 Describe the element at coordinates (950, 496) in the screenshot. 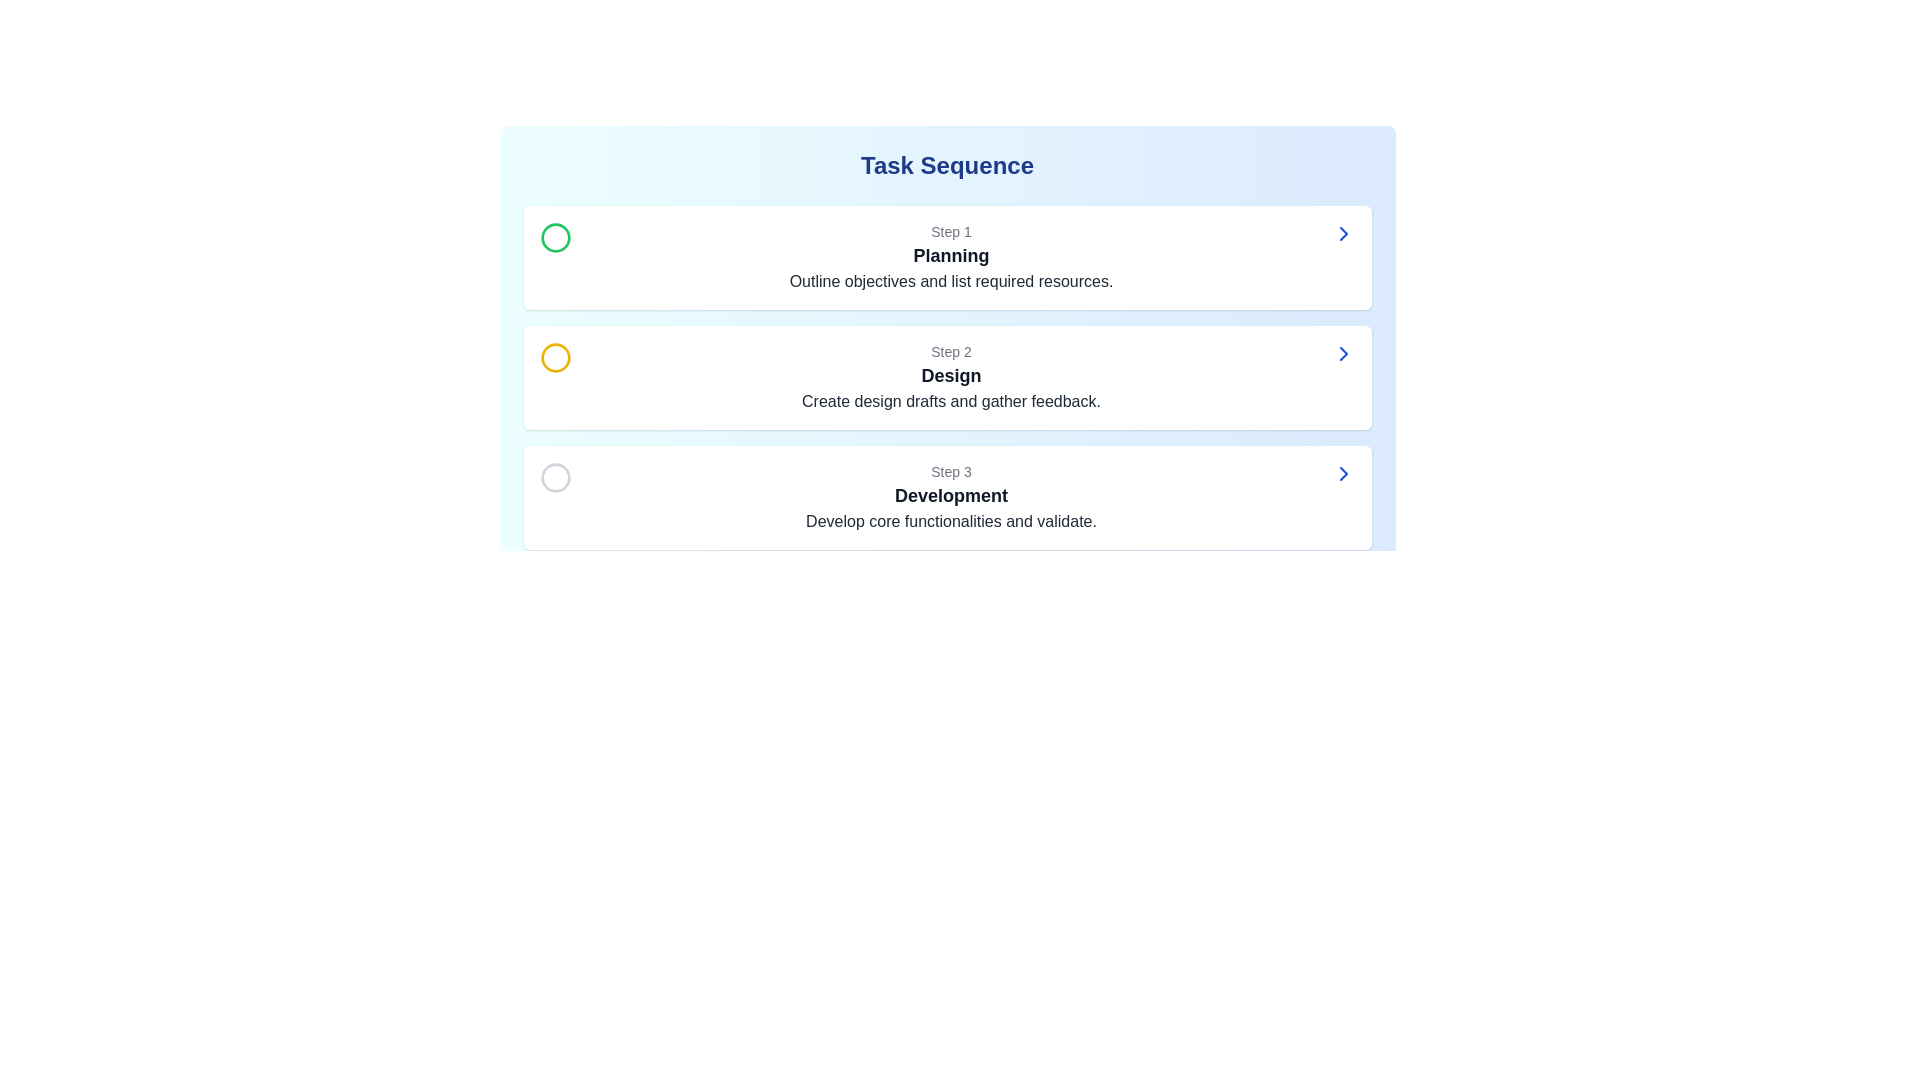

I see `the textual description element for the third step in the task sequence, titled 'Development', which provides guidance about developing core functionalities and validating them` at that location.